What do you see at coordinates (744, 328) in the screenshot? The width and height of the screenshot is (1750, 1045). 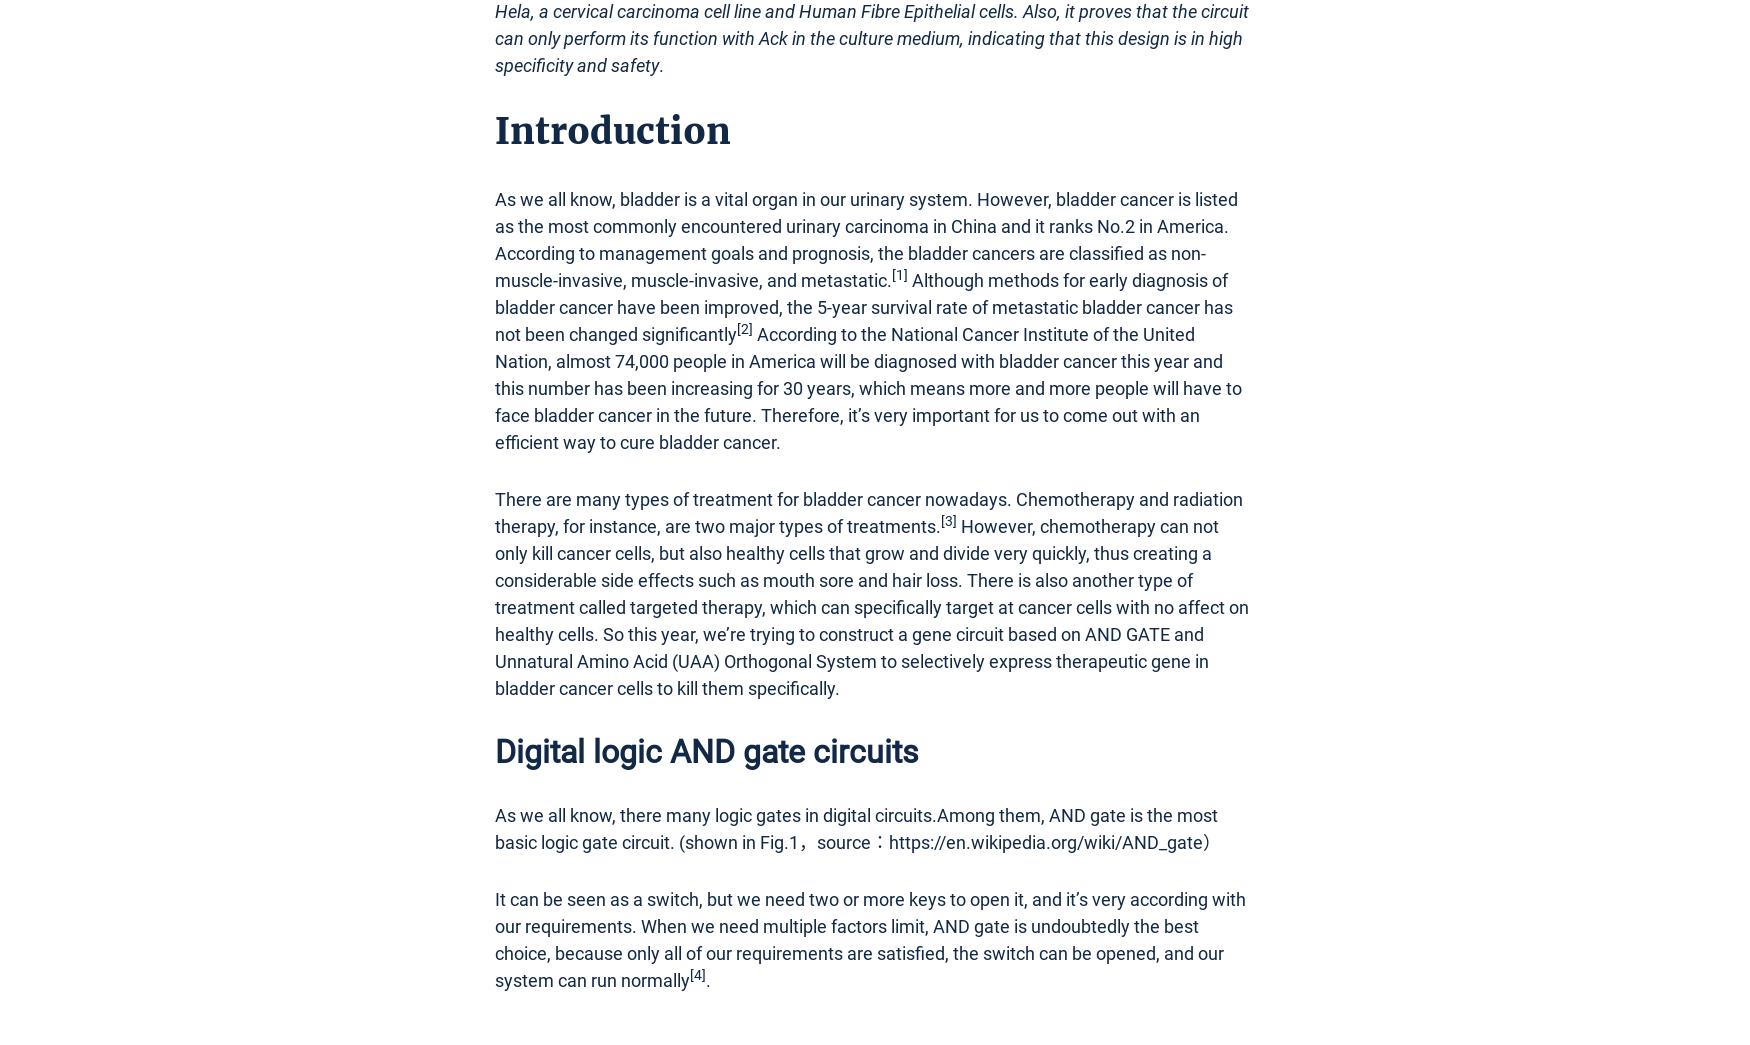 I see `'[2]'` at bounding box center [744, 328].